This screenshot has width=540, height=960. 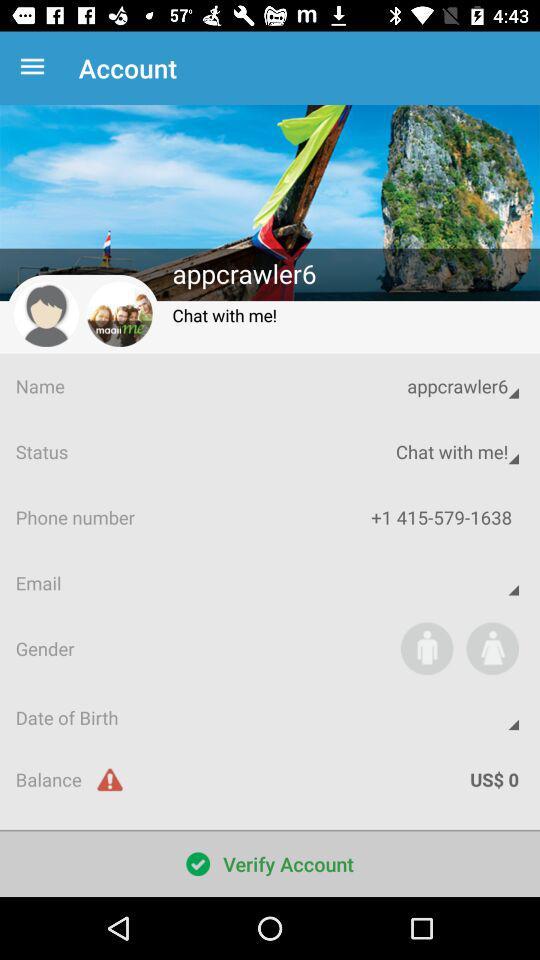 What do you see at coordinates (491, 647) in the screenshot?
I see `set gender to female` at bounding box center [491, 647].